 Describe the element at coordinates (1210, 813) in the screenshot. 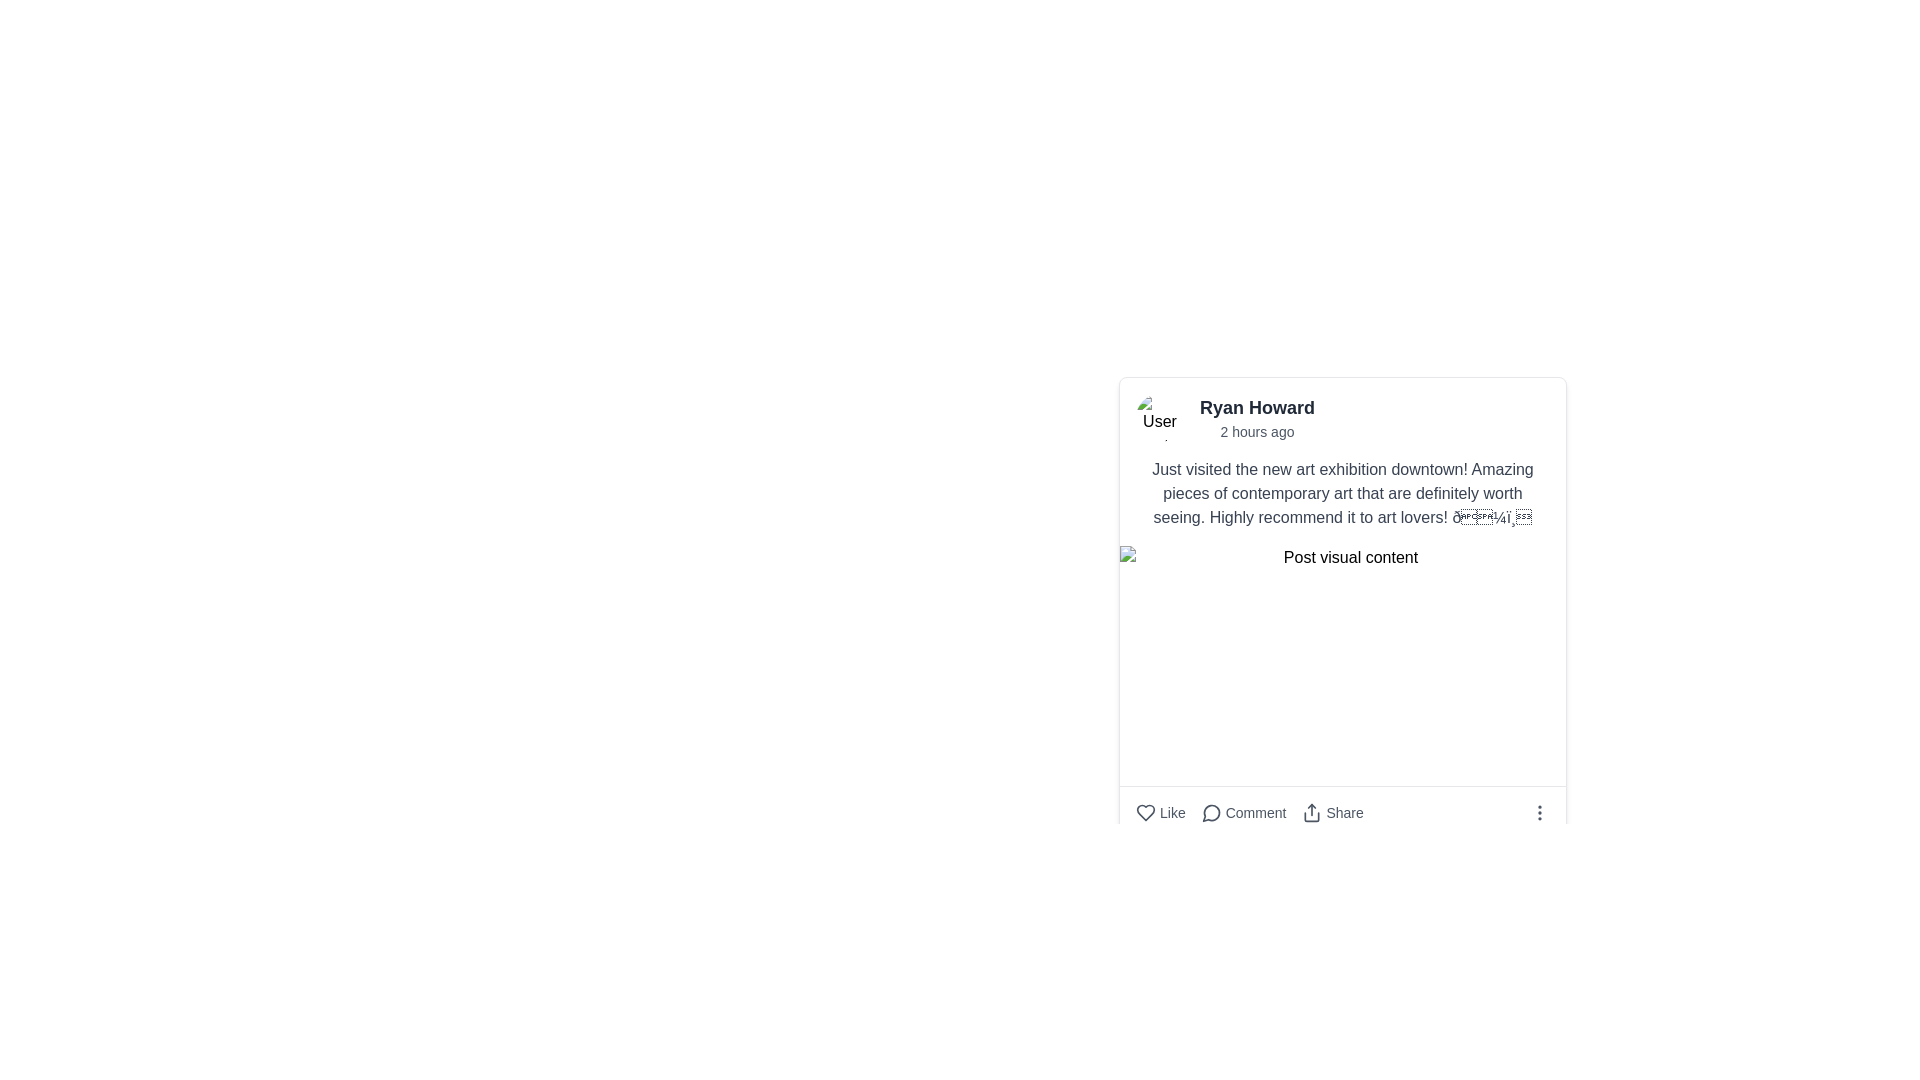

I see `the speech bubble icon located to the left of the 'Comment' text` at that location.